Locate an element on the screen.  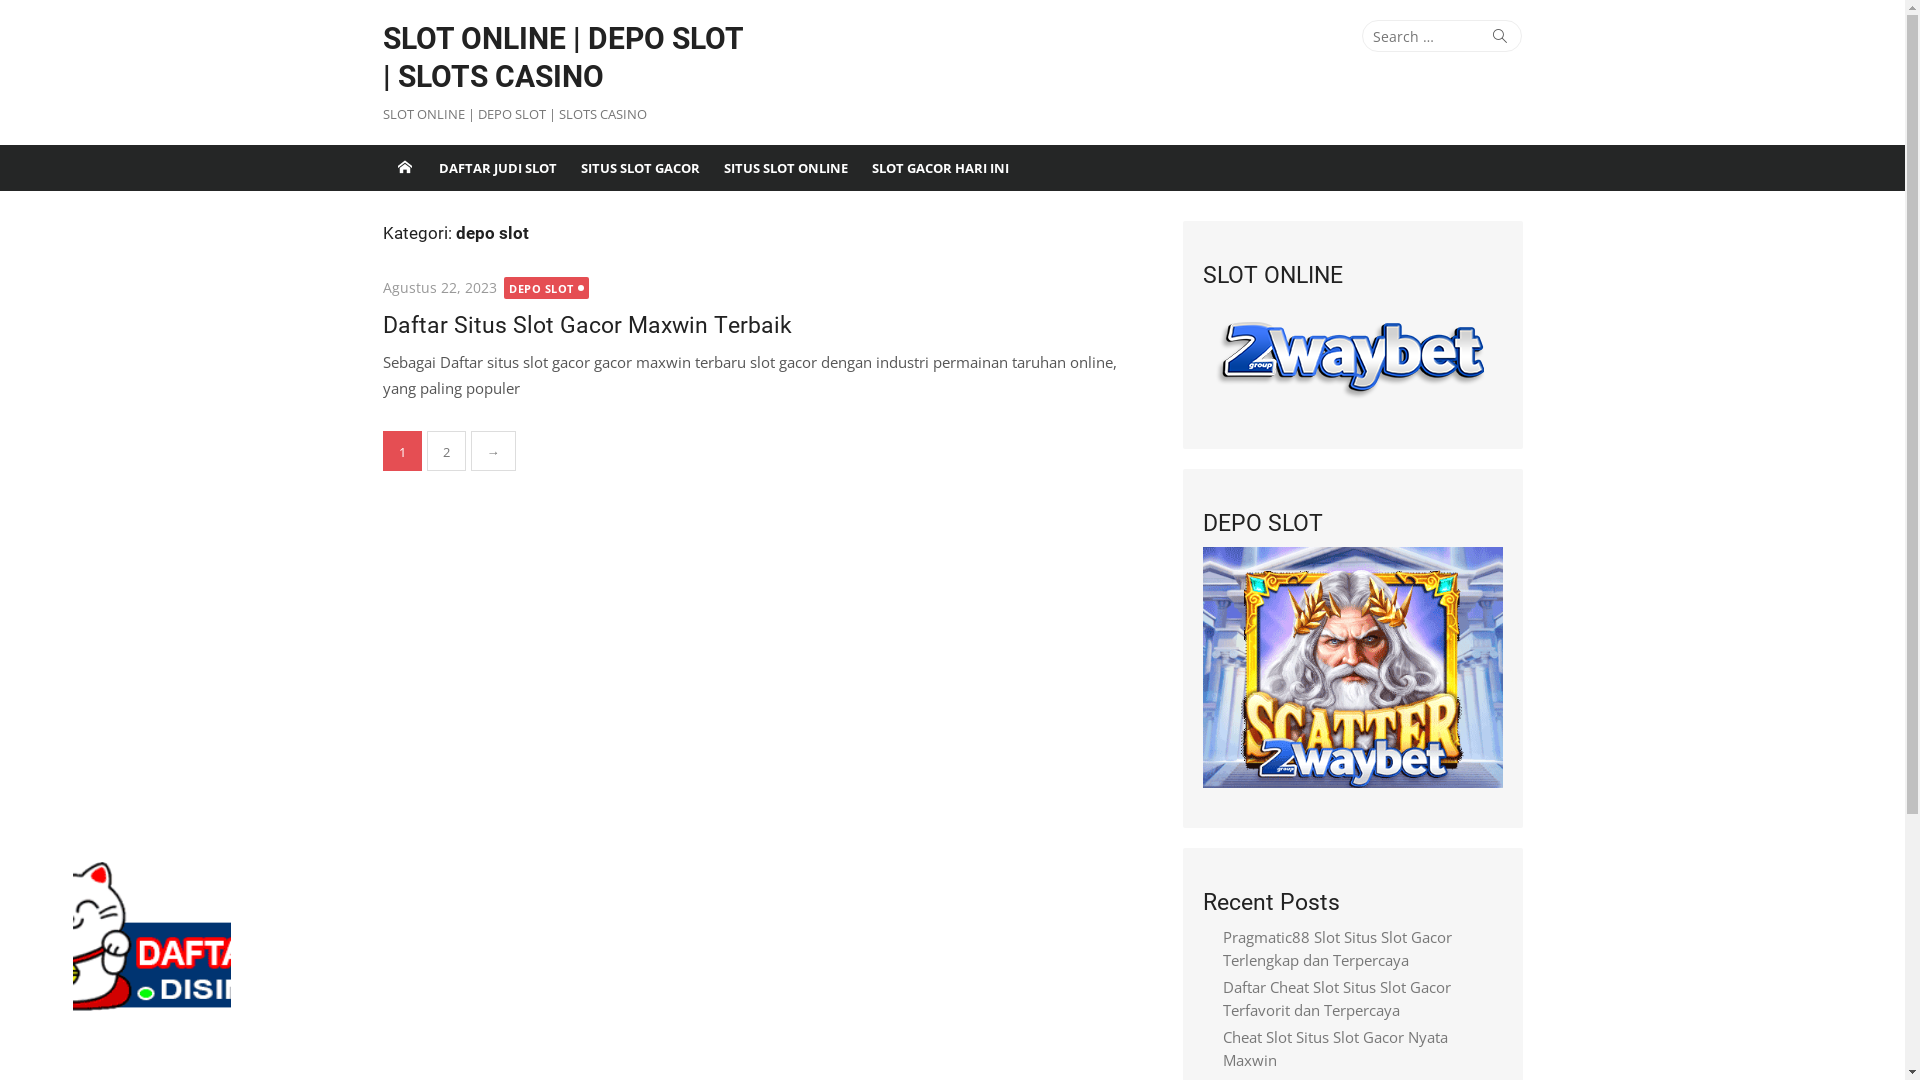
'SITUS SLOT GACOR' is located at coordinates (638, 167).